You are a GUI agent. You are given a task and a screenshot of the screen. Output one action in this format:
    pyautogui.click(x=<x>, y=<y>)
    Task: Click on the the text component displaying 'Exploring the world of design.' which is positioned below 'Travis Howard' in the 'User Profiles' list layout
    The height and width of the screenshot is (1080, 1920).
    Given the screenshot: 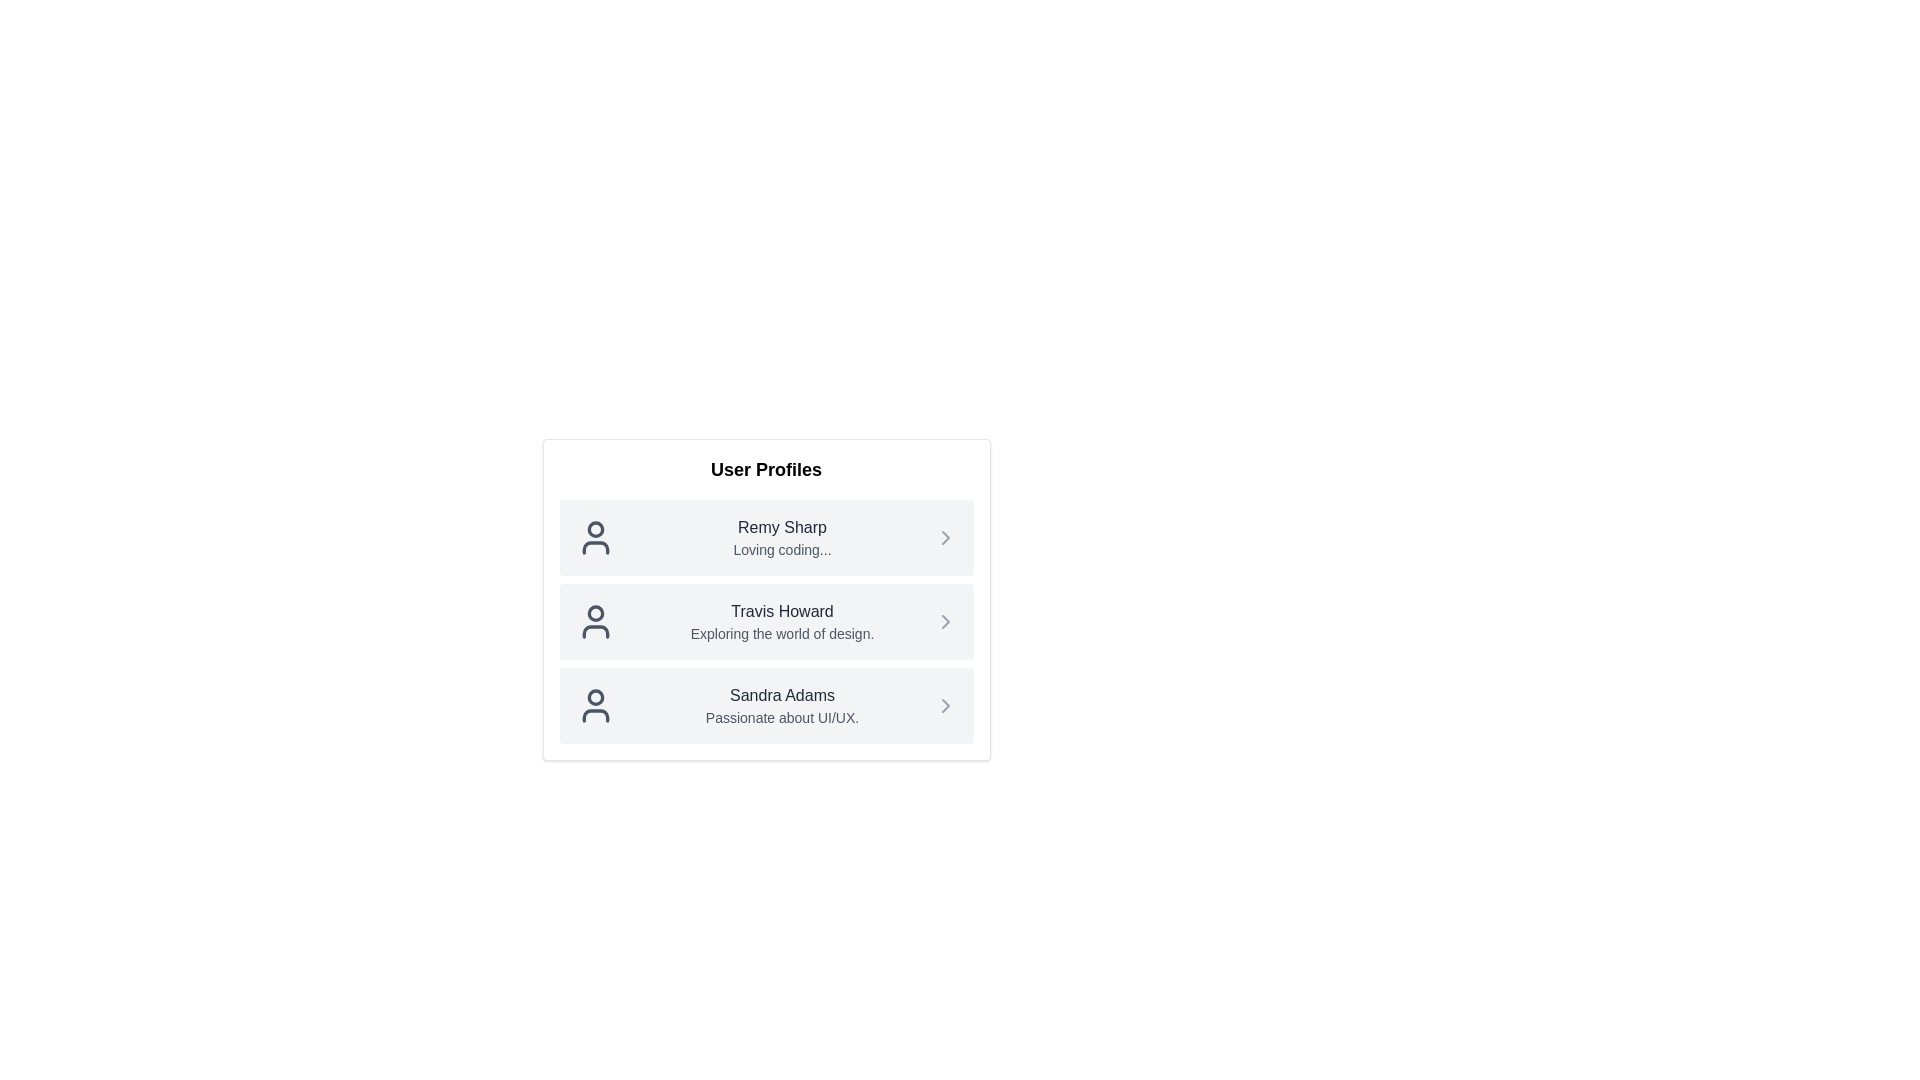 What is the action you would take?
    pyautogui.click(x=781, y=633)
    